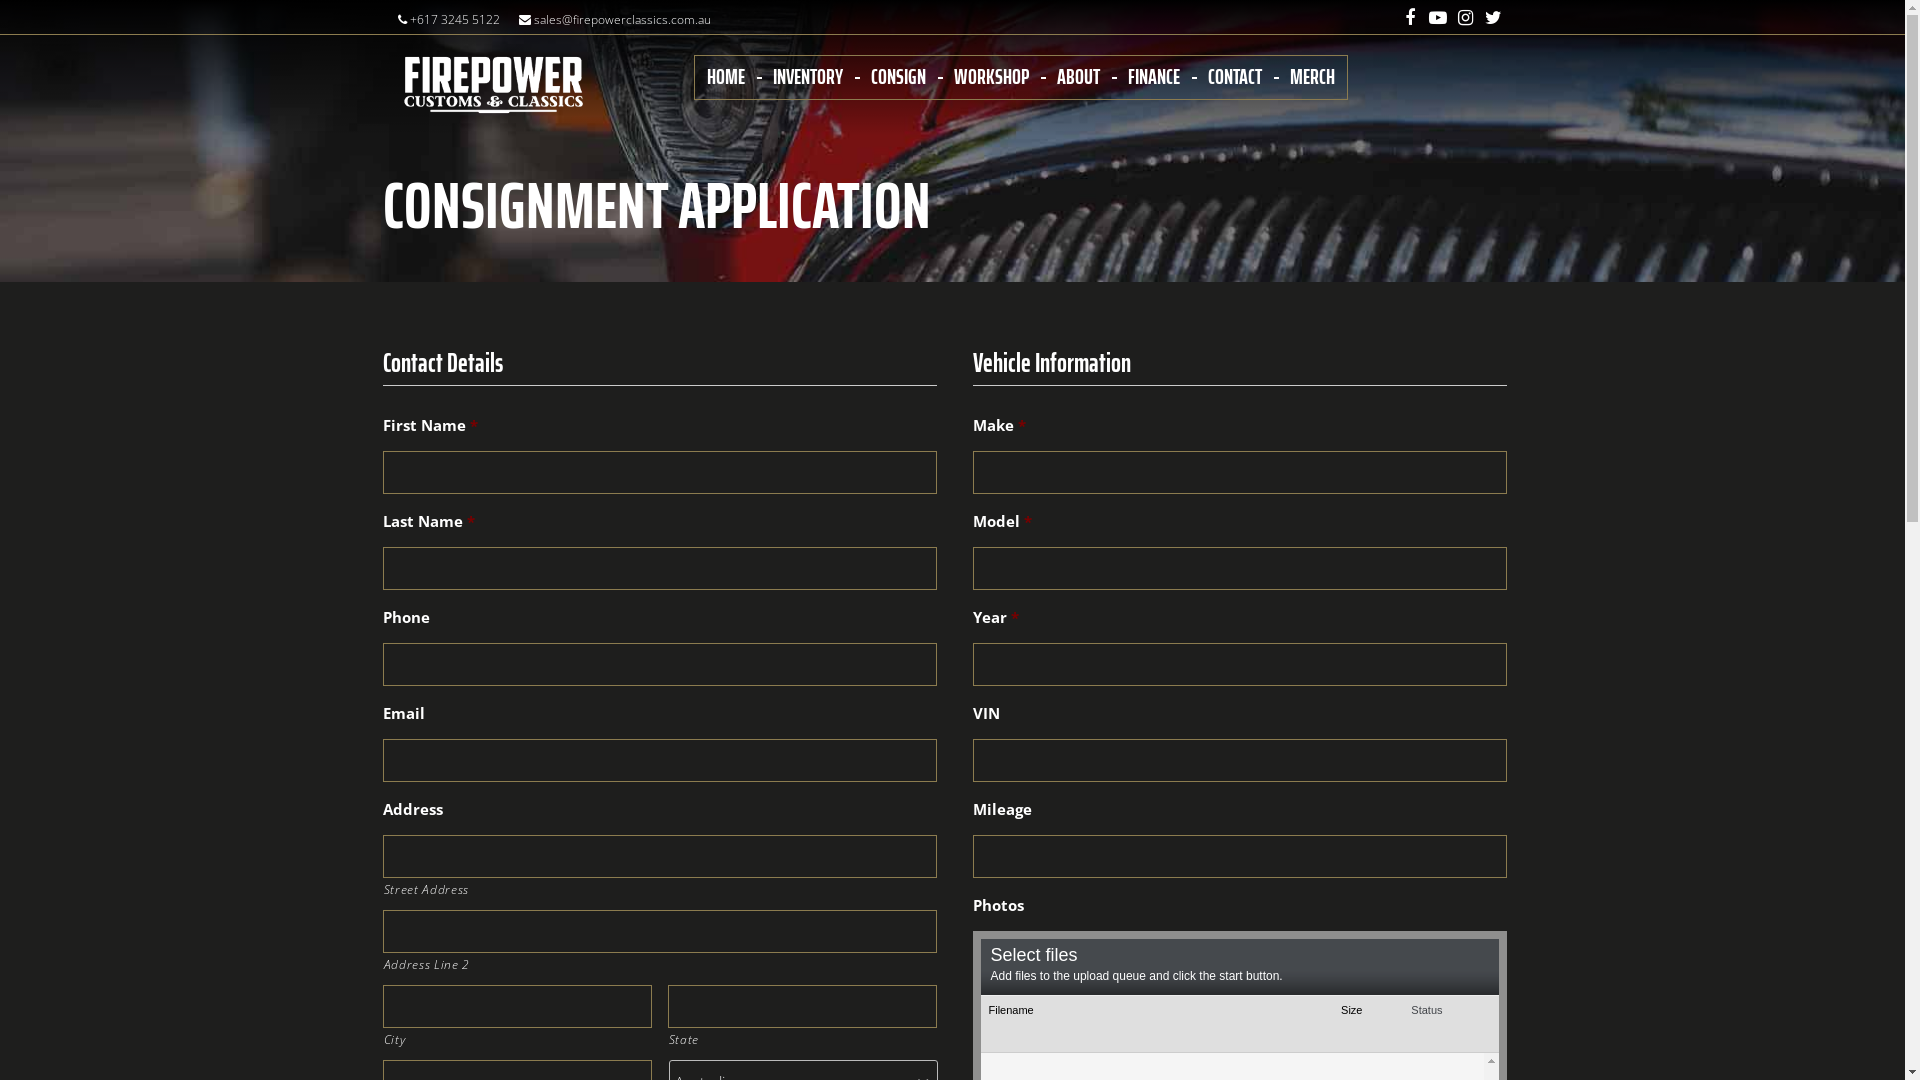 This screenshot has height=1080, width=1920. I want to click on 'FINANCE', so click(1153, 75).